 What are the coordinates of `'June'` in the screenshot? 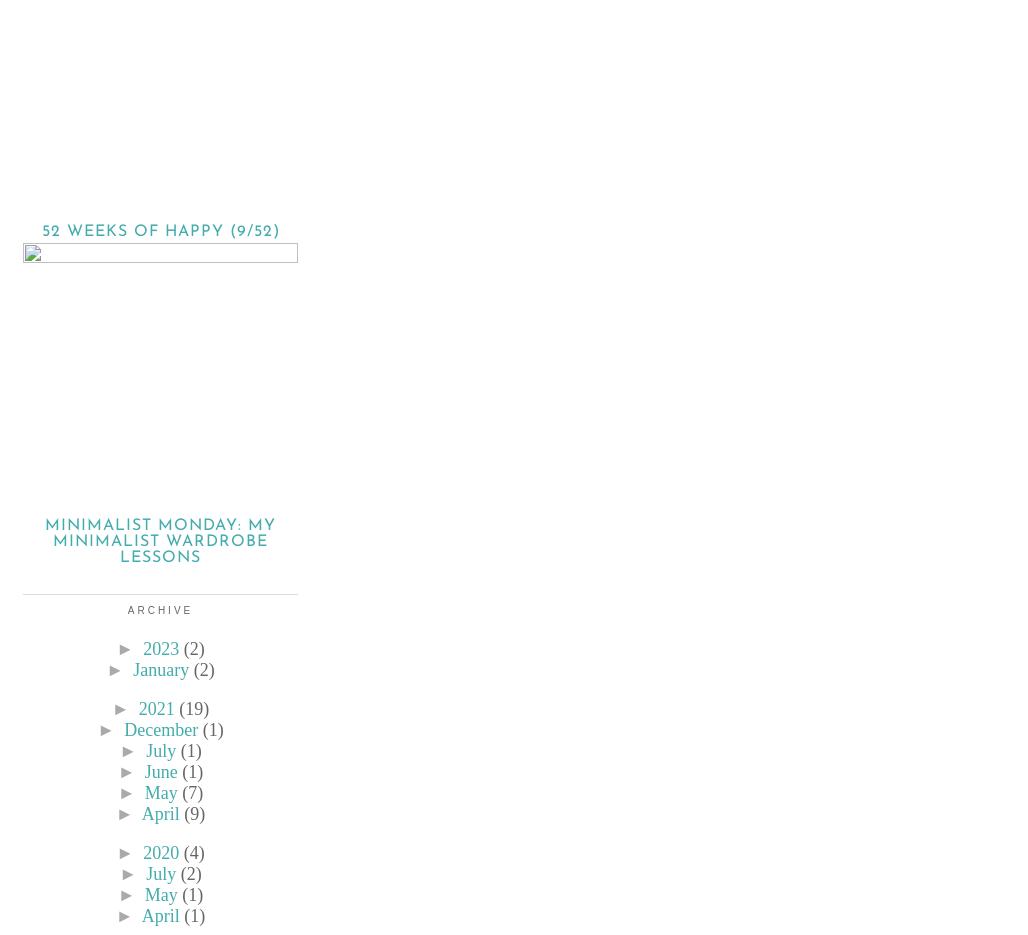 It's located at (160, 771).